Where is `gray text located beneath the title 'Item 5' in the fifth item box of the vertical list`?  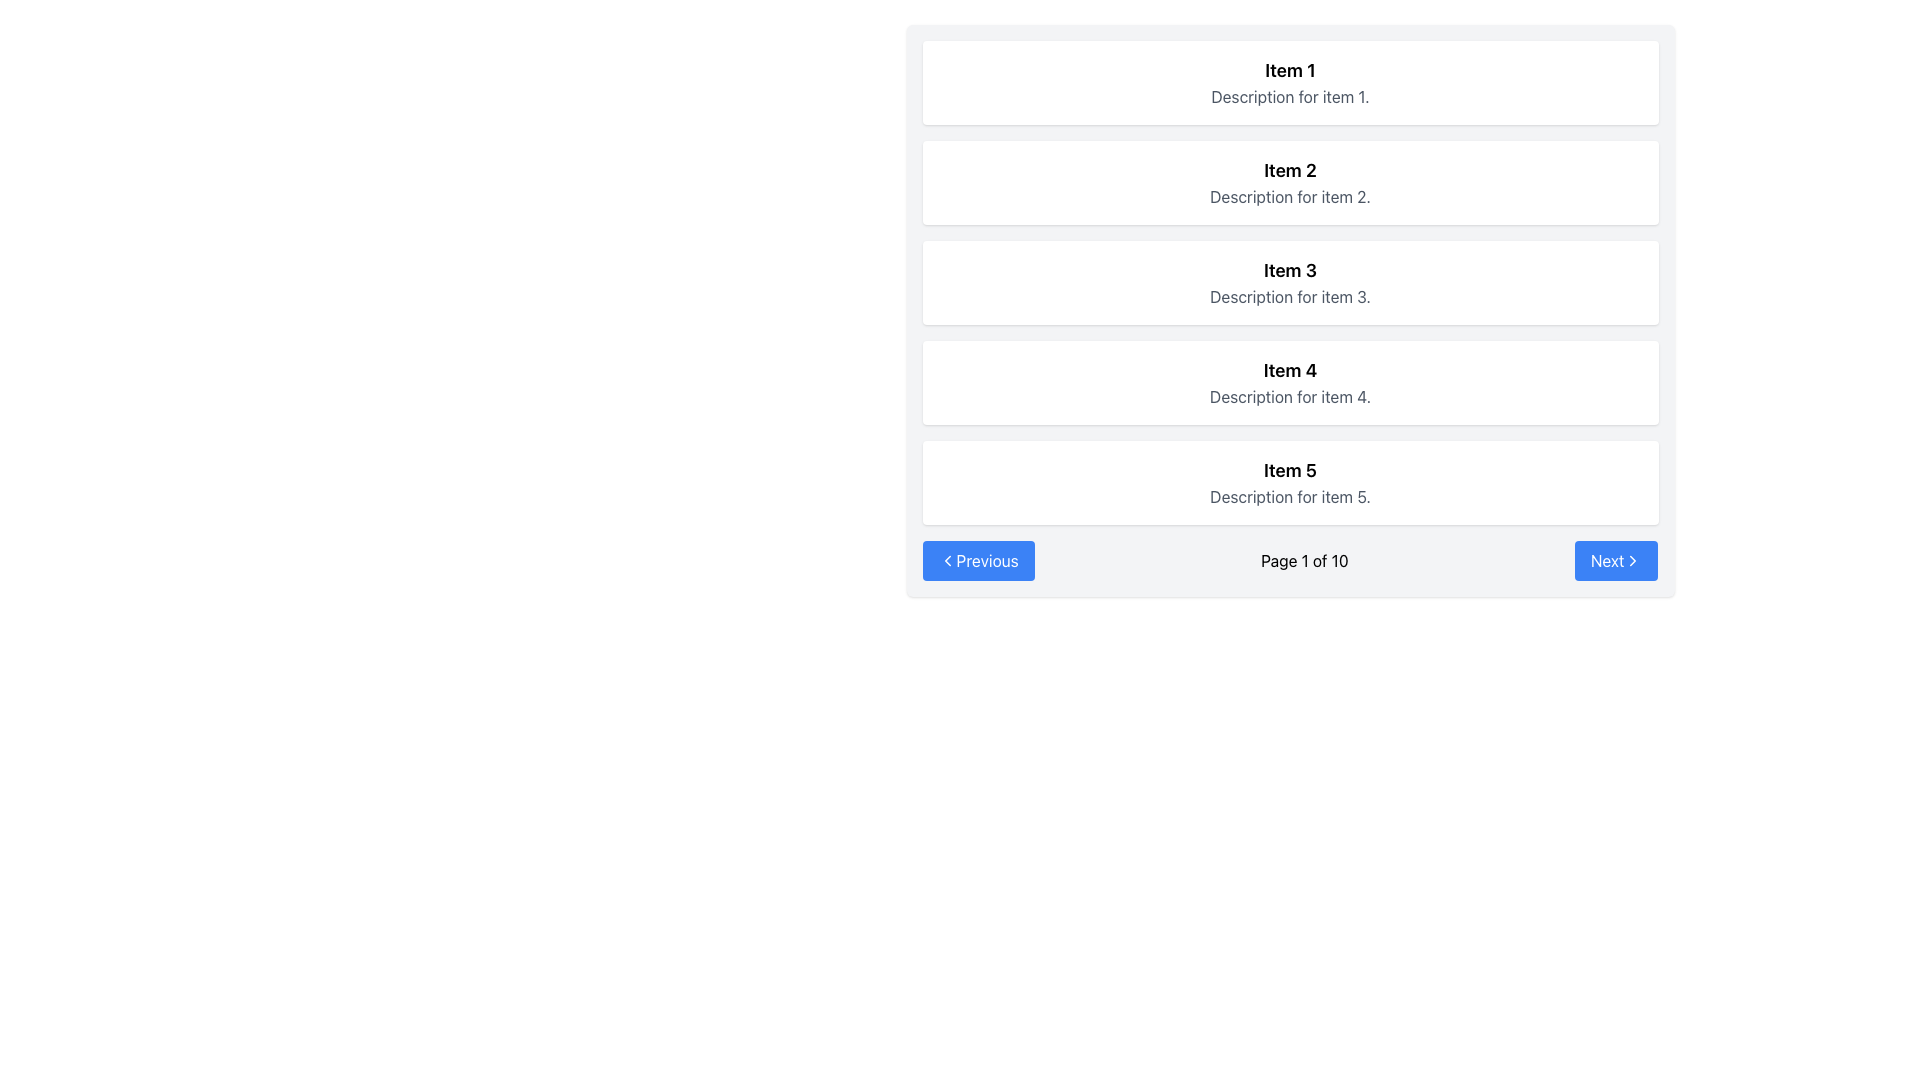
gray text located beneath the title 'Item 5' in the fifth item box of the vertical list is located at coordinates (1290, 496).